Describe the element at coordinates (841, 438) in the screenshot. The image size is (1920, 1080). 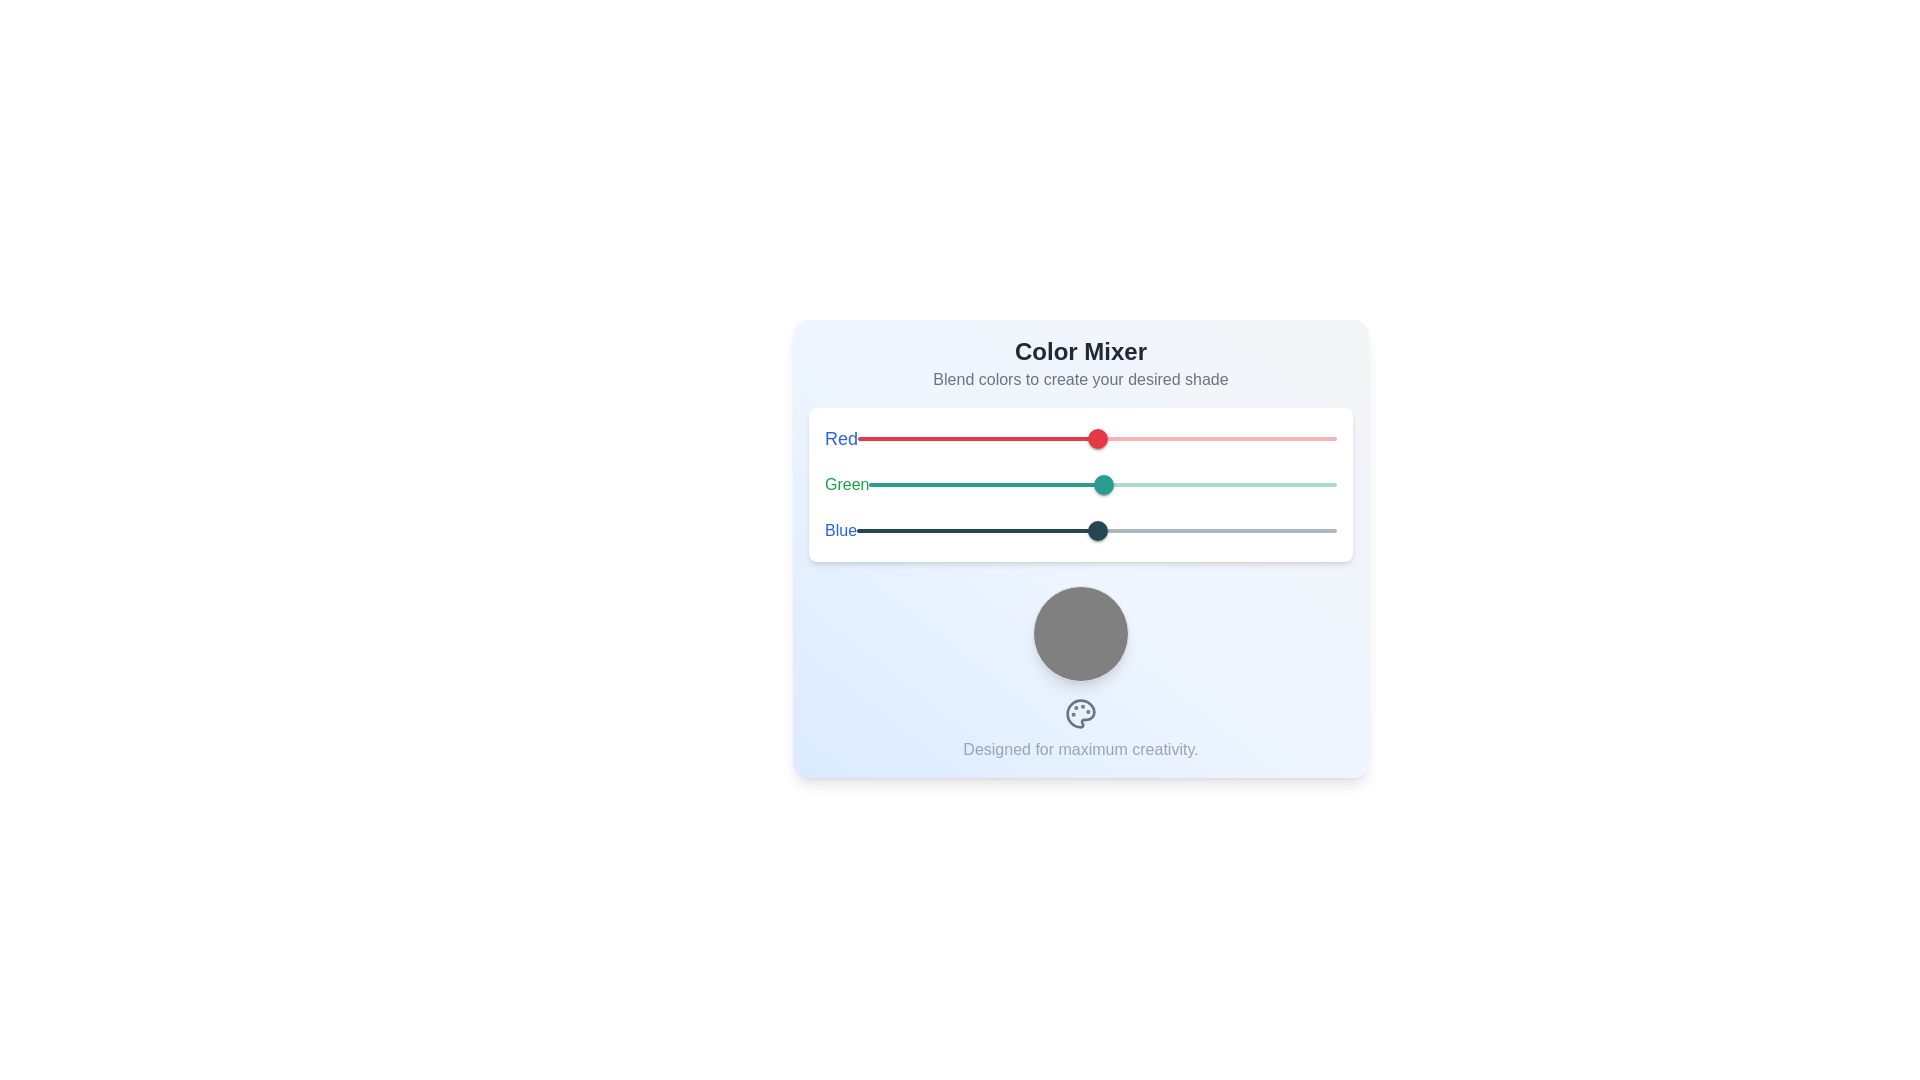
I see `the text label reading 'Red', which is styled in bold blue font and serves as a title for its section` at that location.